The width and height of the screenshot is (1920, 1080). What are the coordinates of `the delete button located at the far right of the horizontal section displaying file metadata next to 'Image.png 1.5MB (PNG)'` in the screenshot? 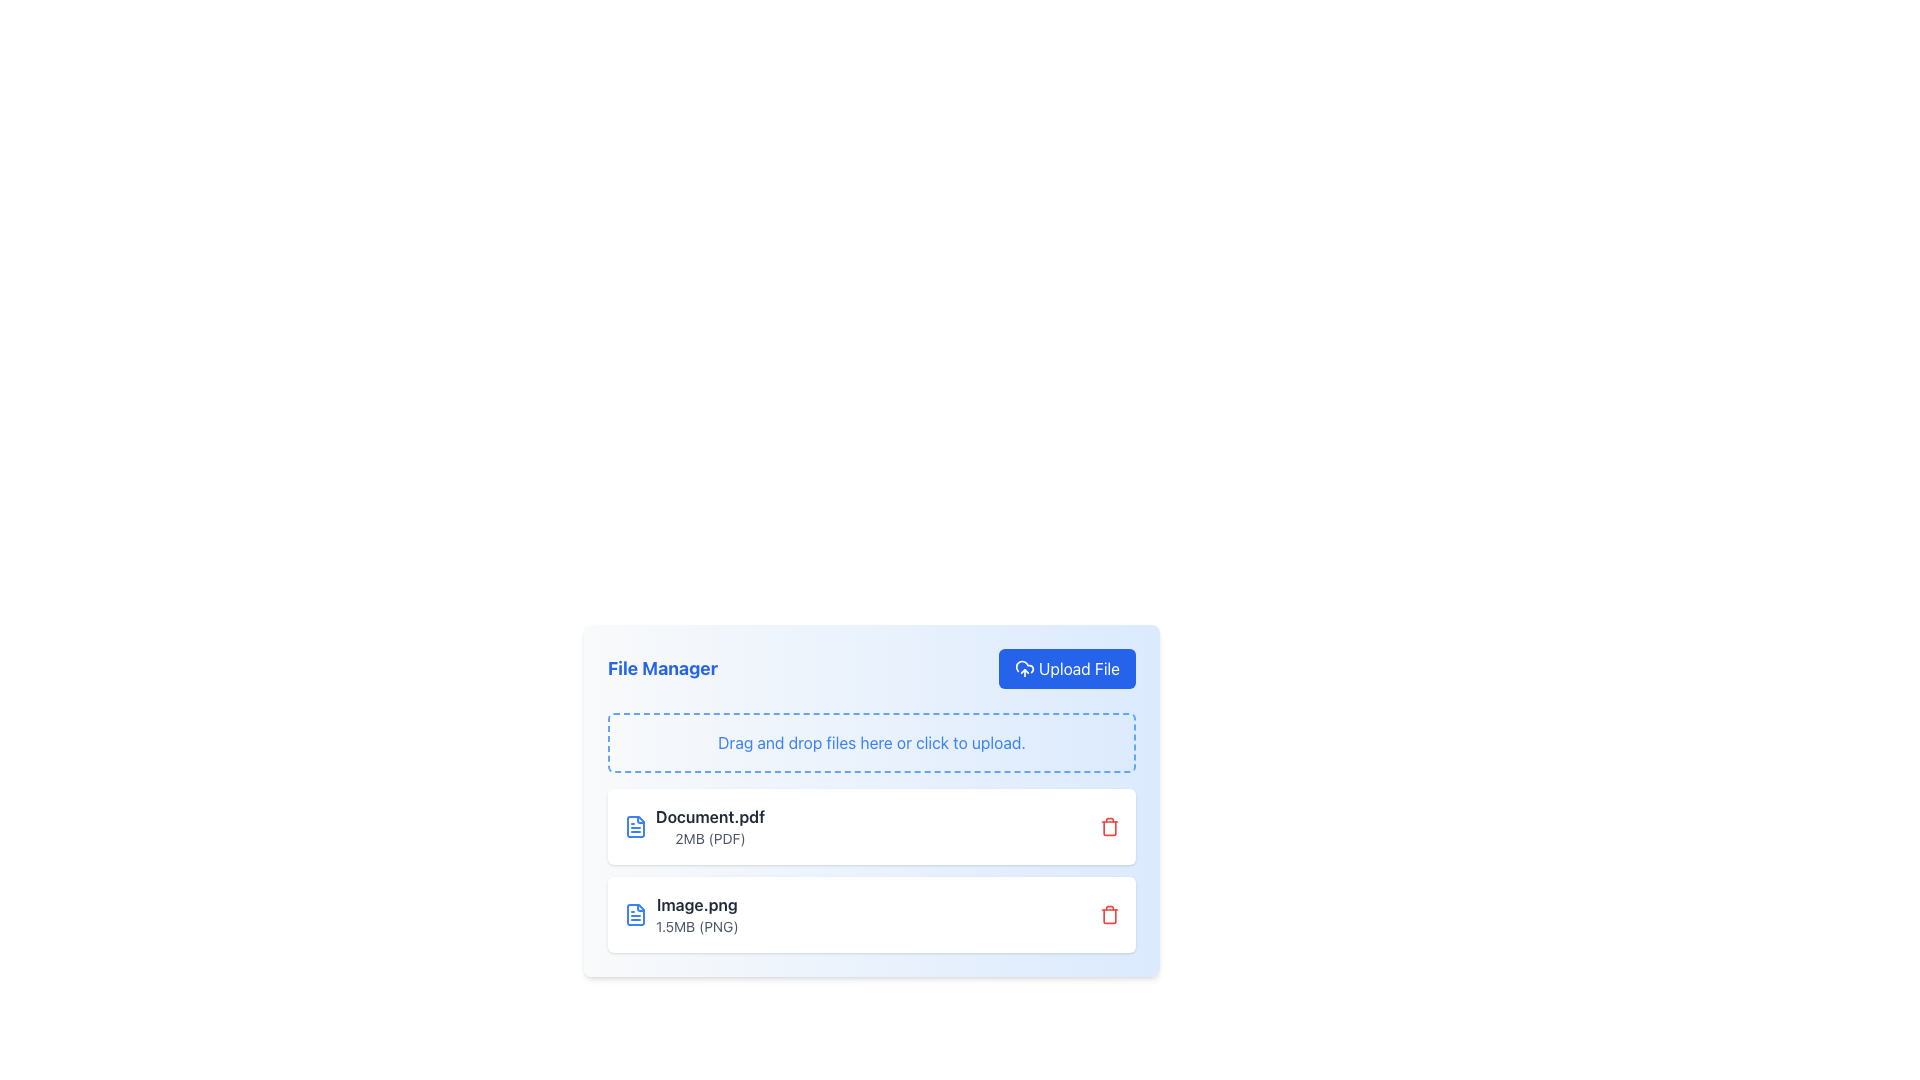 It's located at (1108, 914).